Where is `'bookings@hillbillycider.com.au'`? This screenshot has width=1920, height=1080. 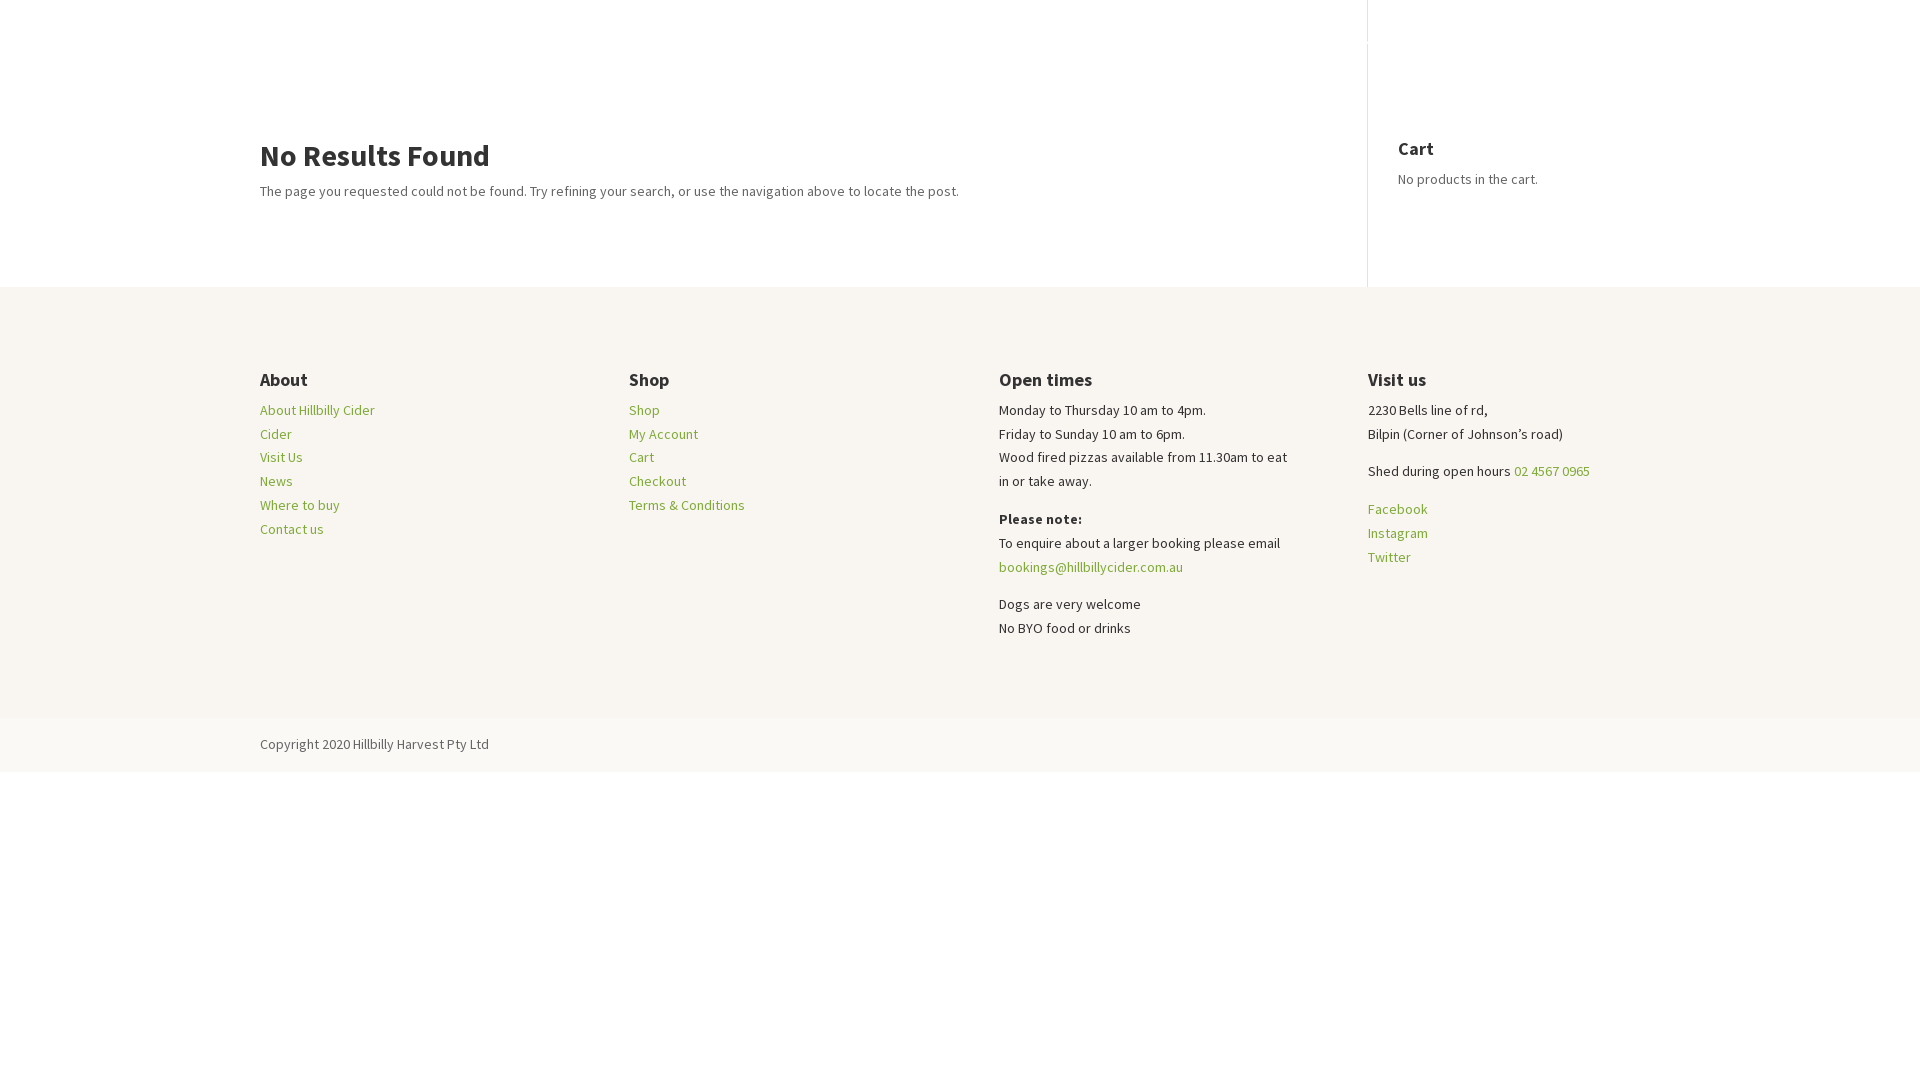
'bookings@hillbillycider.com.au' is located at coordinates (1088, 567).